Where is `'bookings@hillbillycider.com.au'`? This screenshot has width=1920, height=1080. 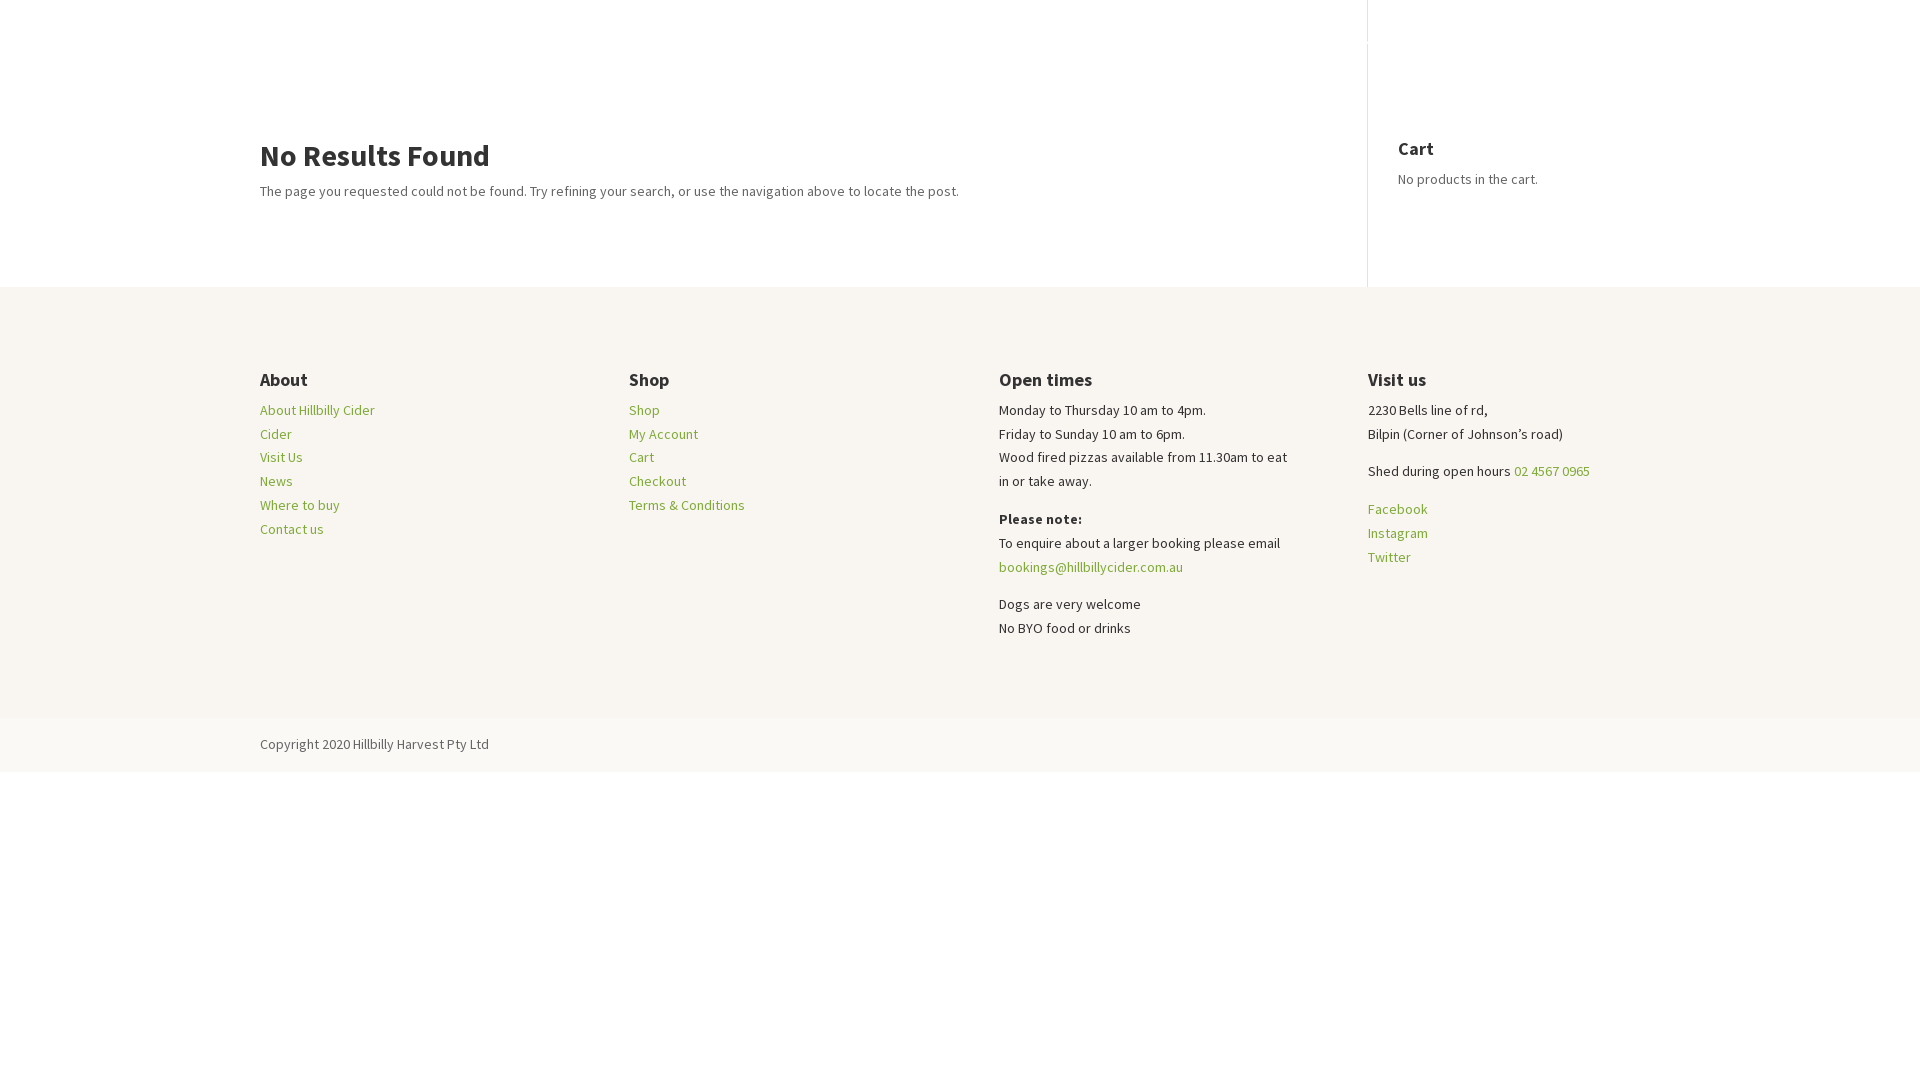
'bookings@hillbillycider.com.au' is located at coordinates (1088, 567).